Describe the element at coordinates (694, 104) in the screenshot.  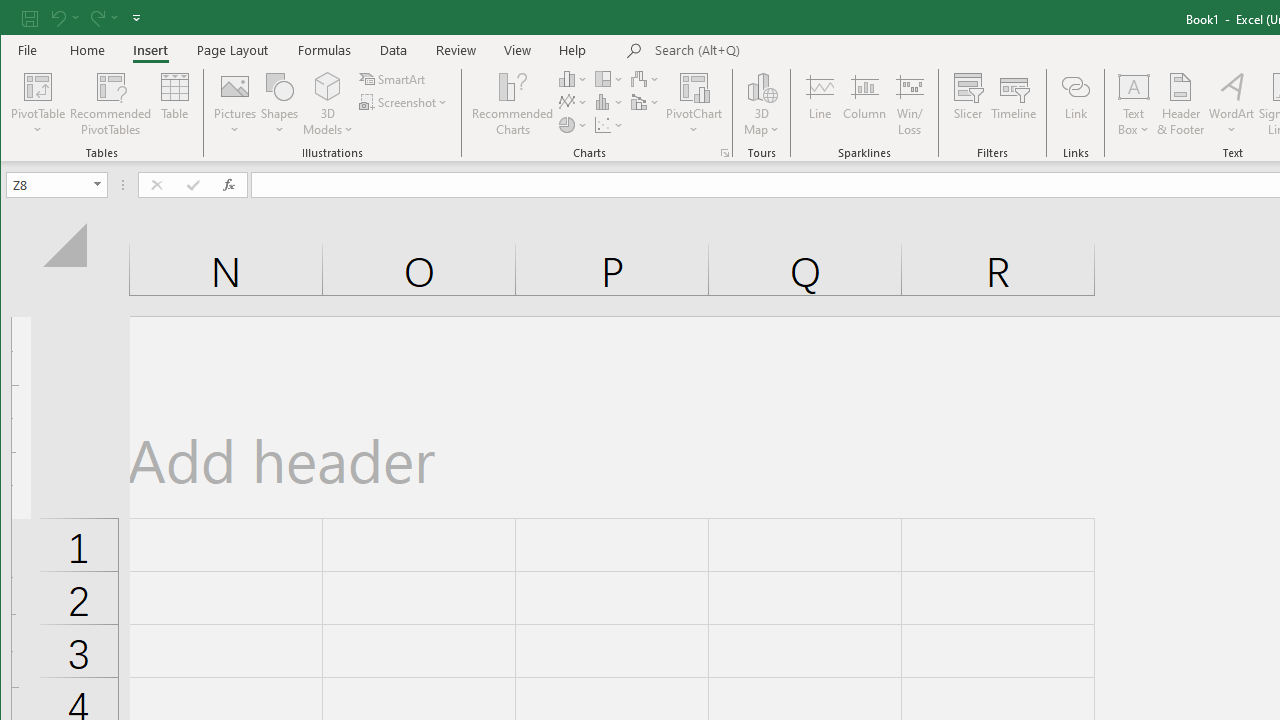
I see `'PivotChart'` at that location.